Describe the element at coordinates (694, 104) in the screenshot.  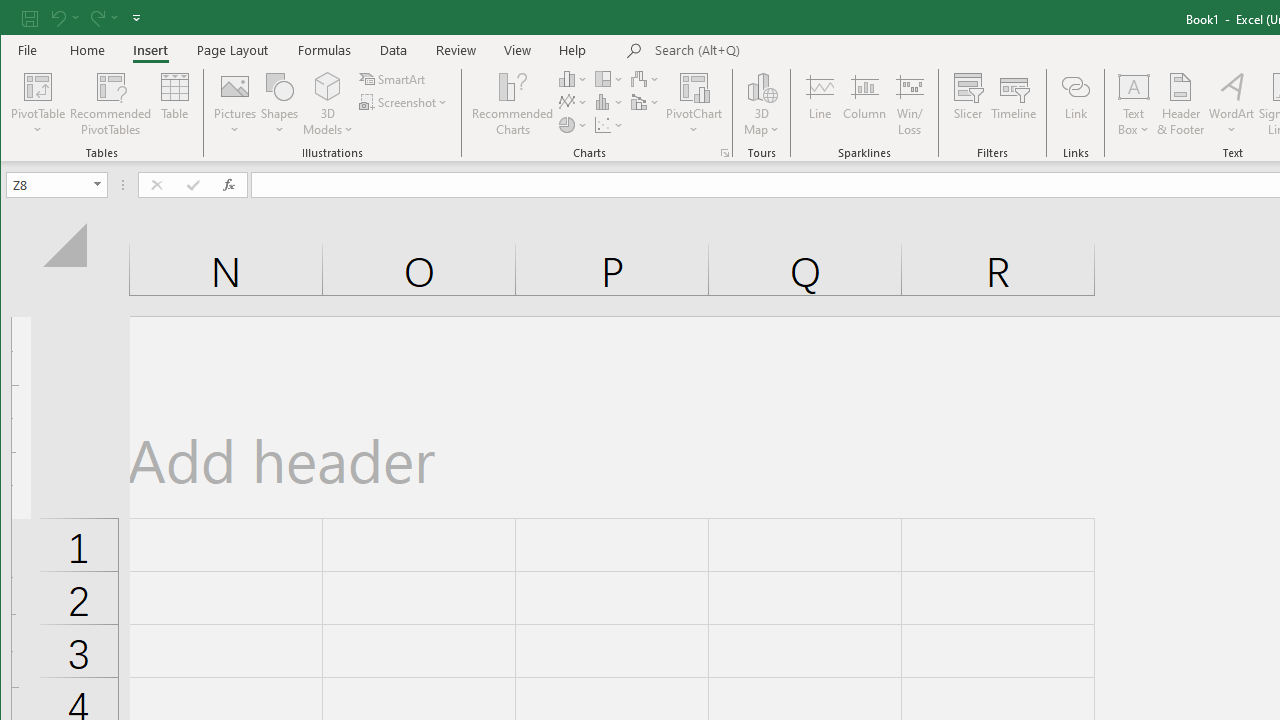
I see `'PivotChart'` at that location.